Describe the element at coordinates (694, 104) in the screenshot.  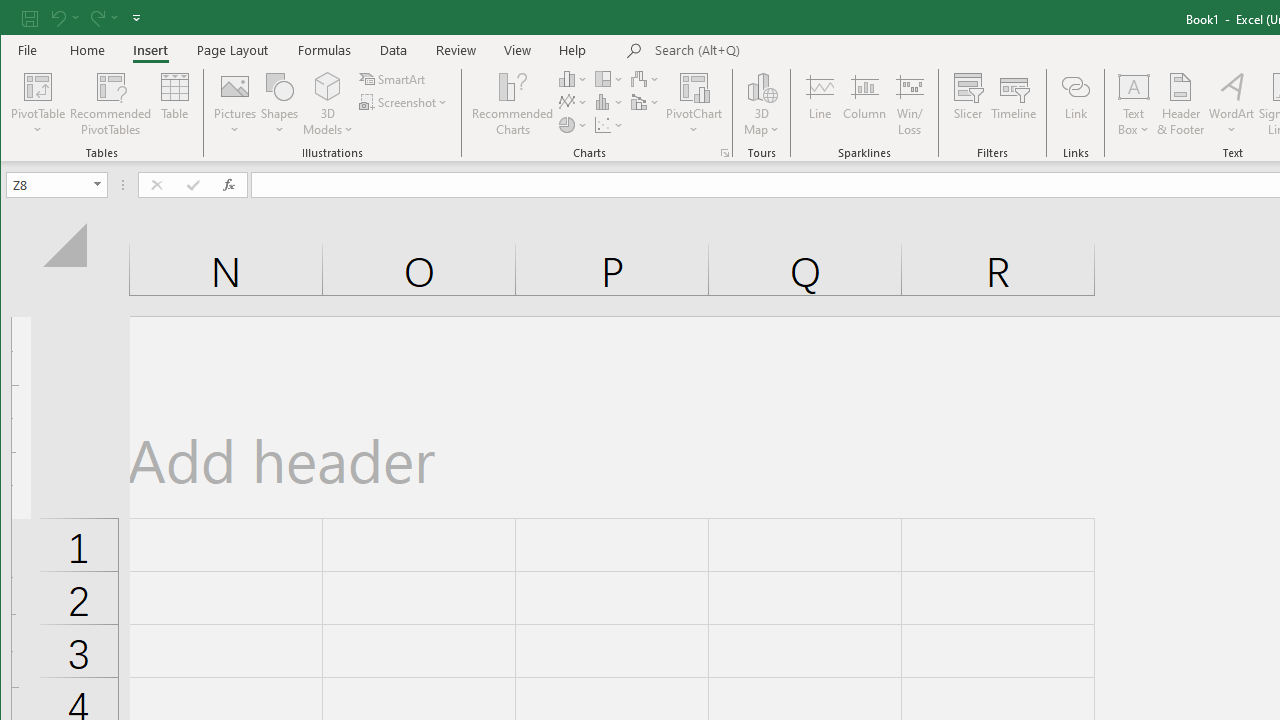
I see `'PivotChart'` at that location.